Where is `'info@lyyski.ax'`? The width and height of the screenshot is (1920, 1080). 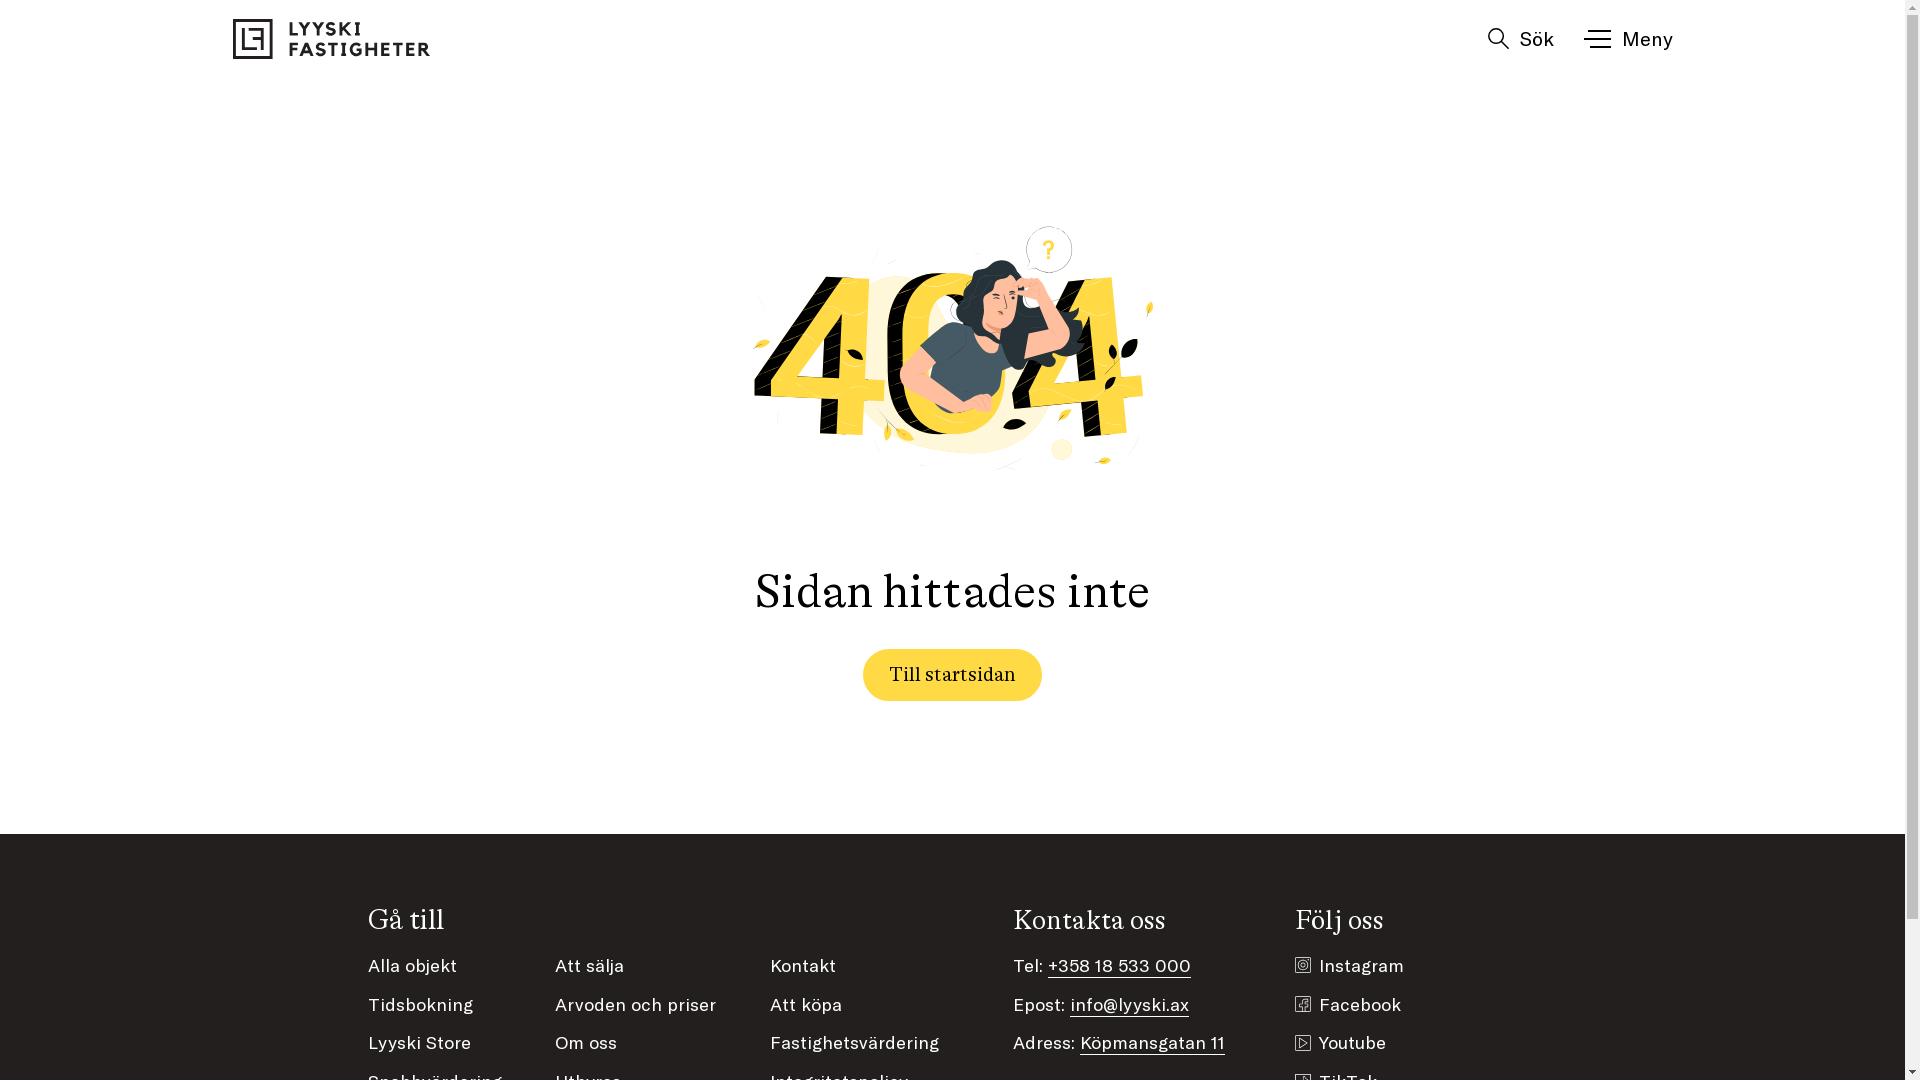 'info@lyyski.ax' is located at coordinates (1069, 1003).